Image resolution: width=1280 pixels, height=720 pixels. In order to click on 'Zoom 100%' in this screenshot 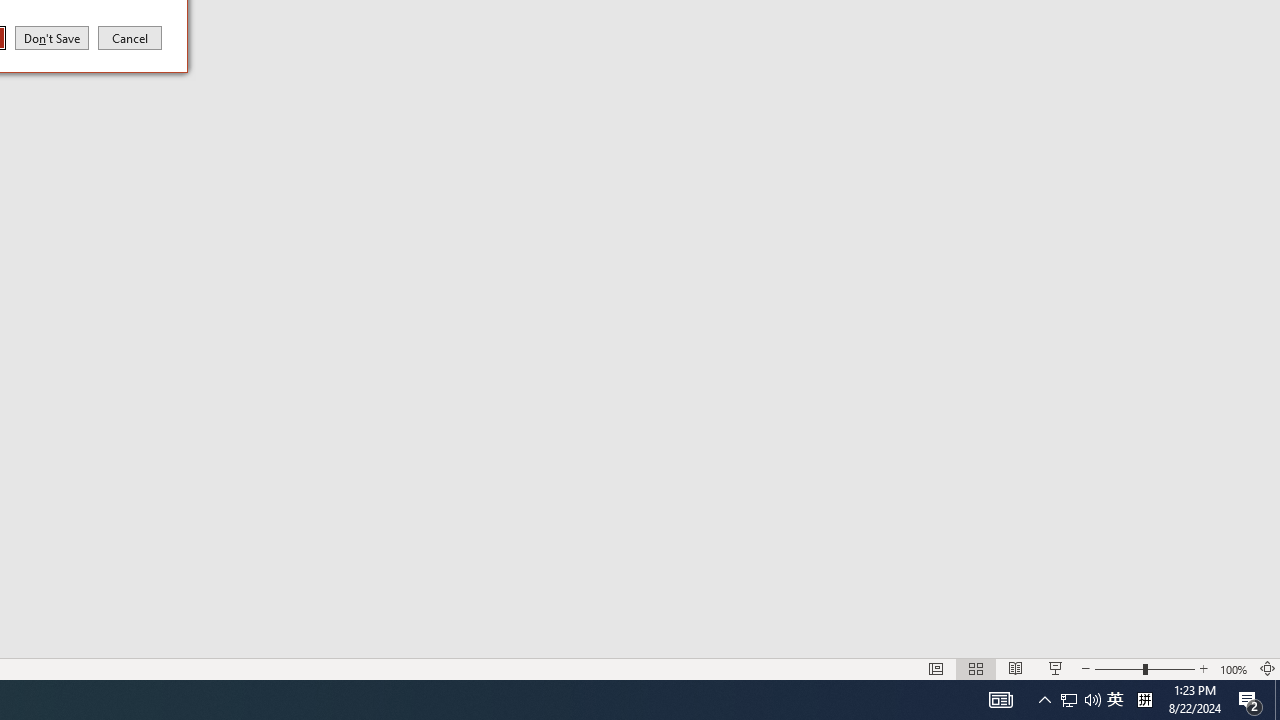, I will do `click(1233, 669)`.